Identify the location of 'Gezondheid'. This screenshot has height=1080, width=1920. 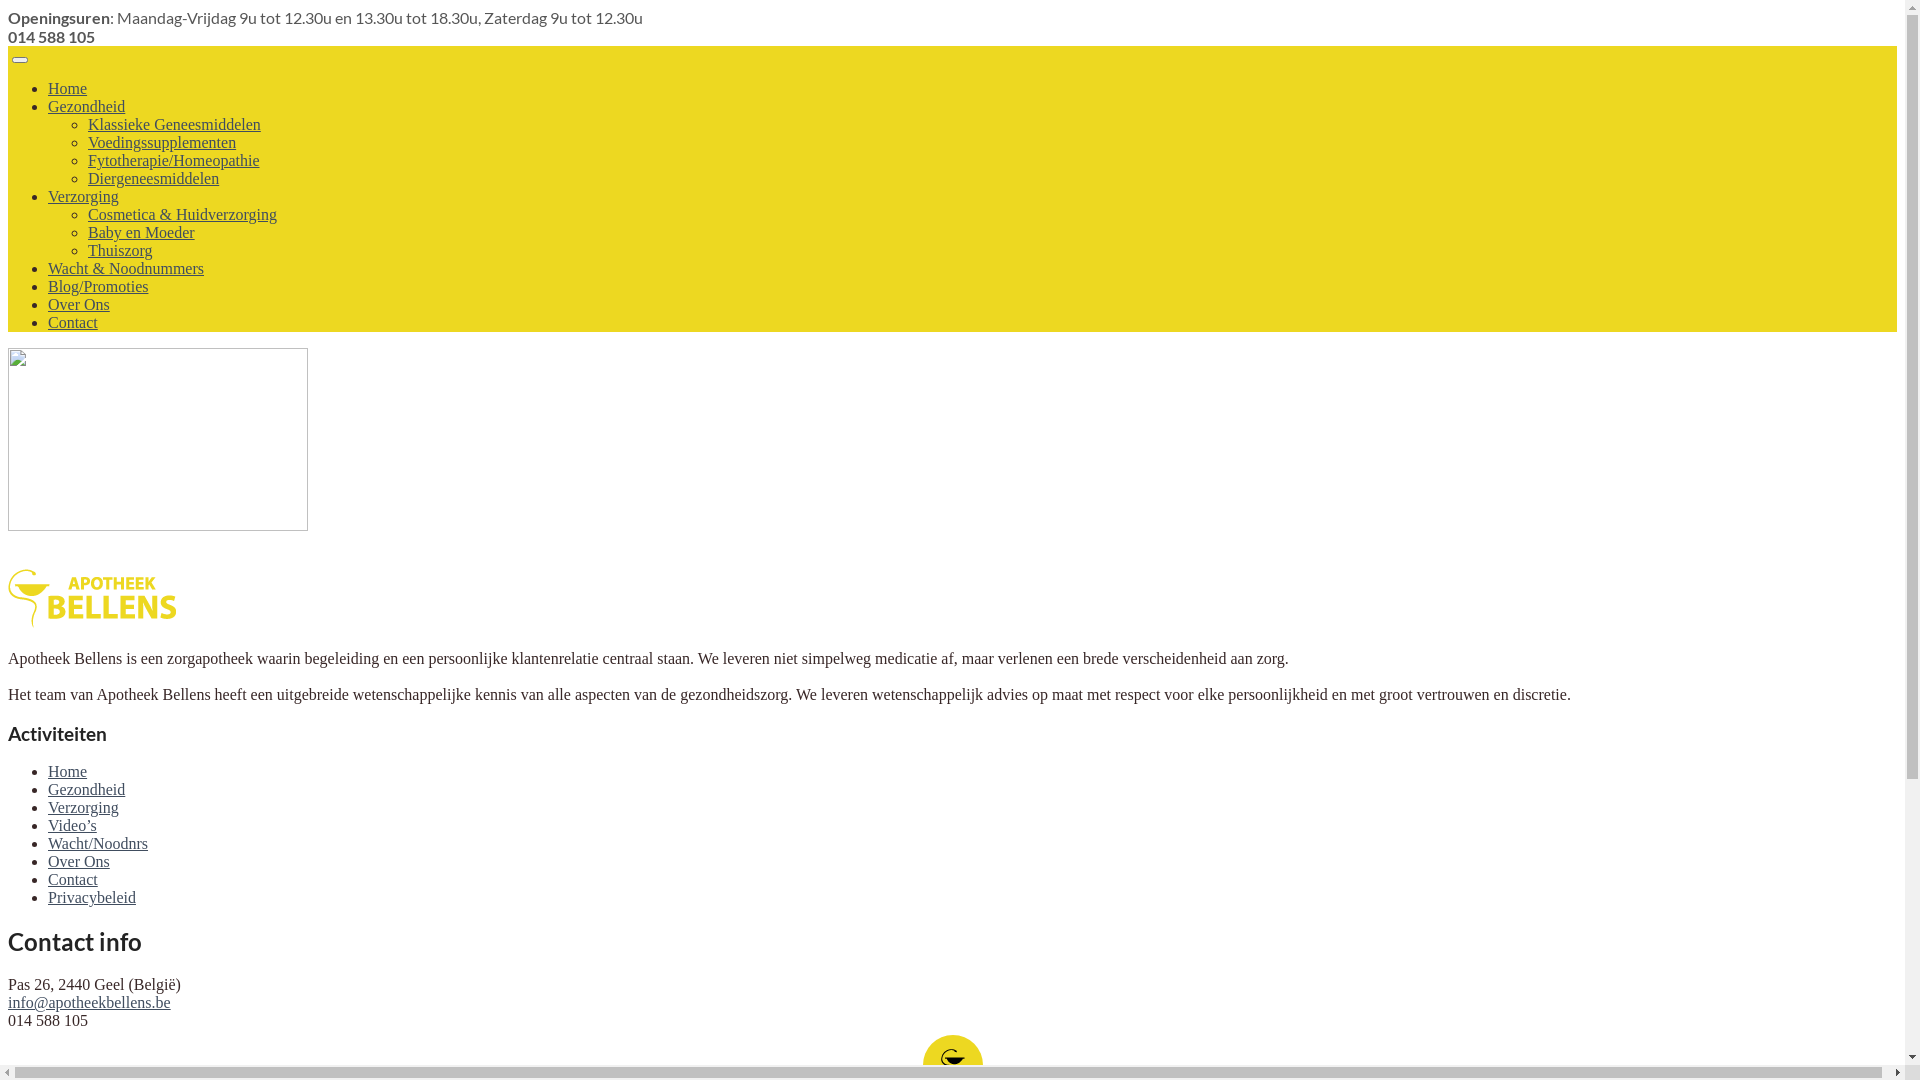
(85, 788).